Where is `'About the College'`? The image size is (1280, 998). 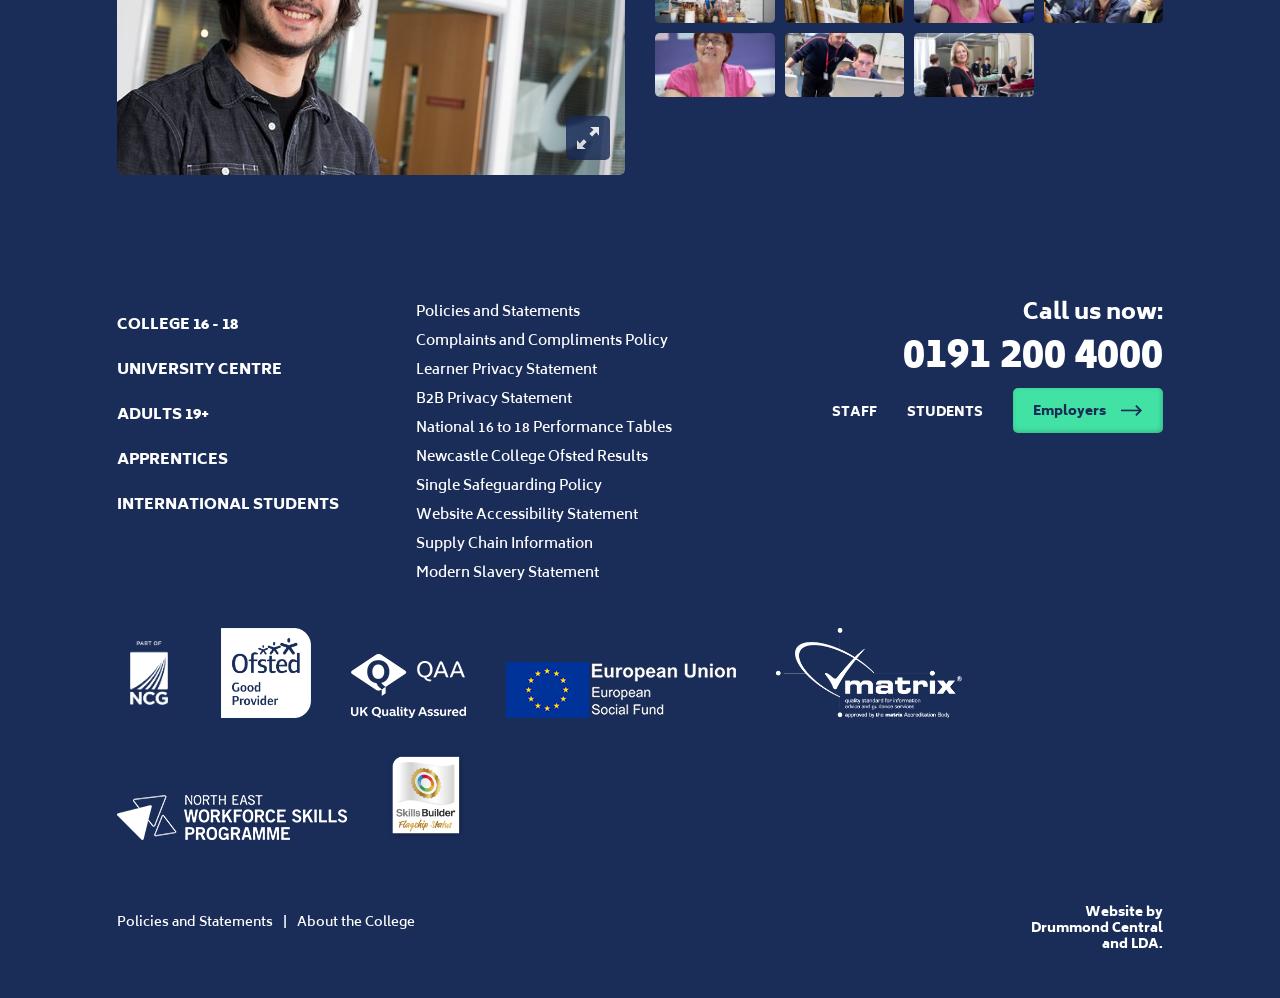
'About the College' is located at coordinates (355, 920).